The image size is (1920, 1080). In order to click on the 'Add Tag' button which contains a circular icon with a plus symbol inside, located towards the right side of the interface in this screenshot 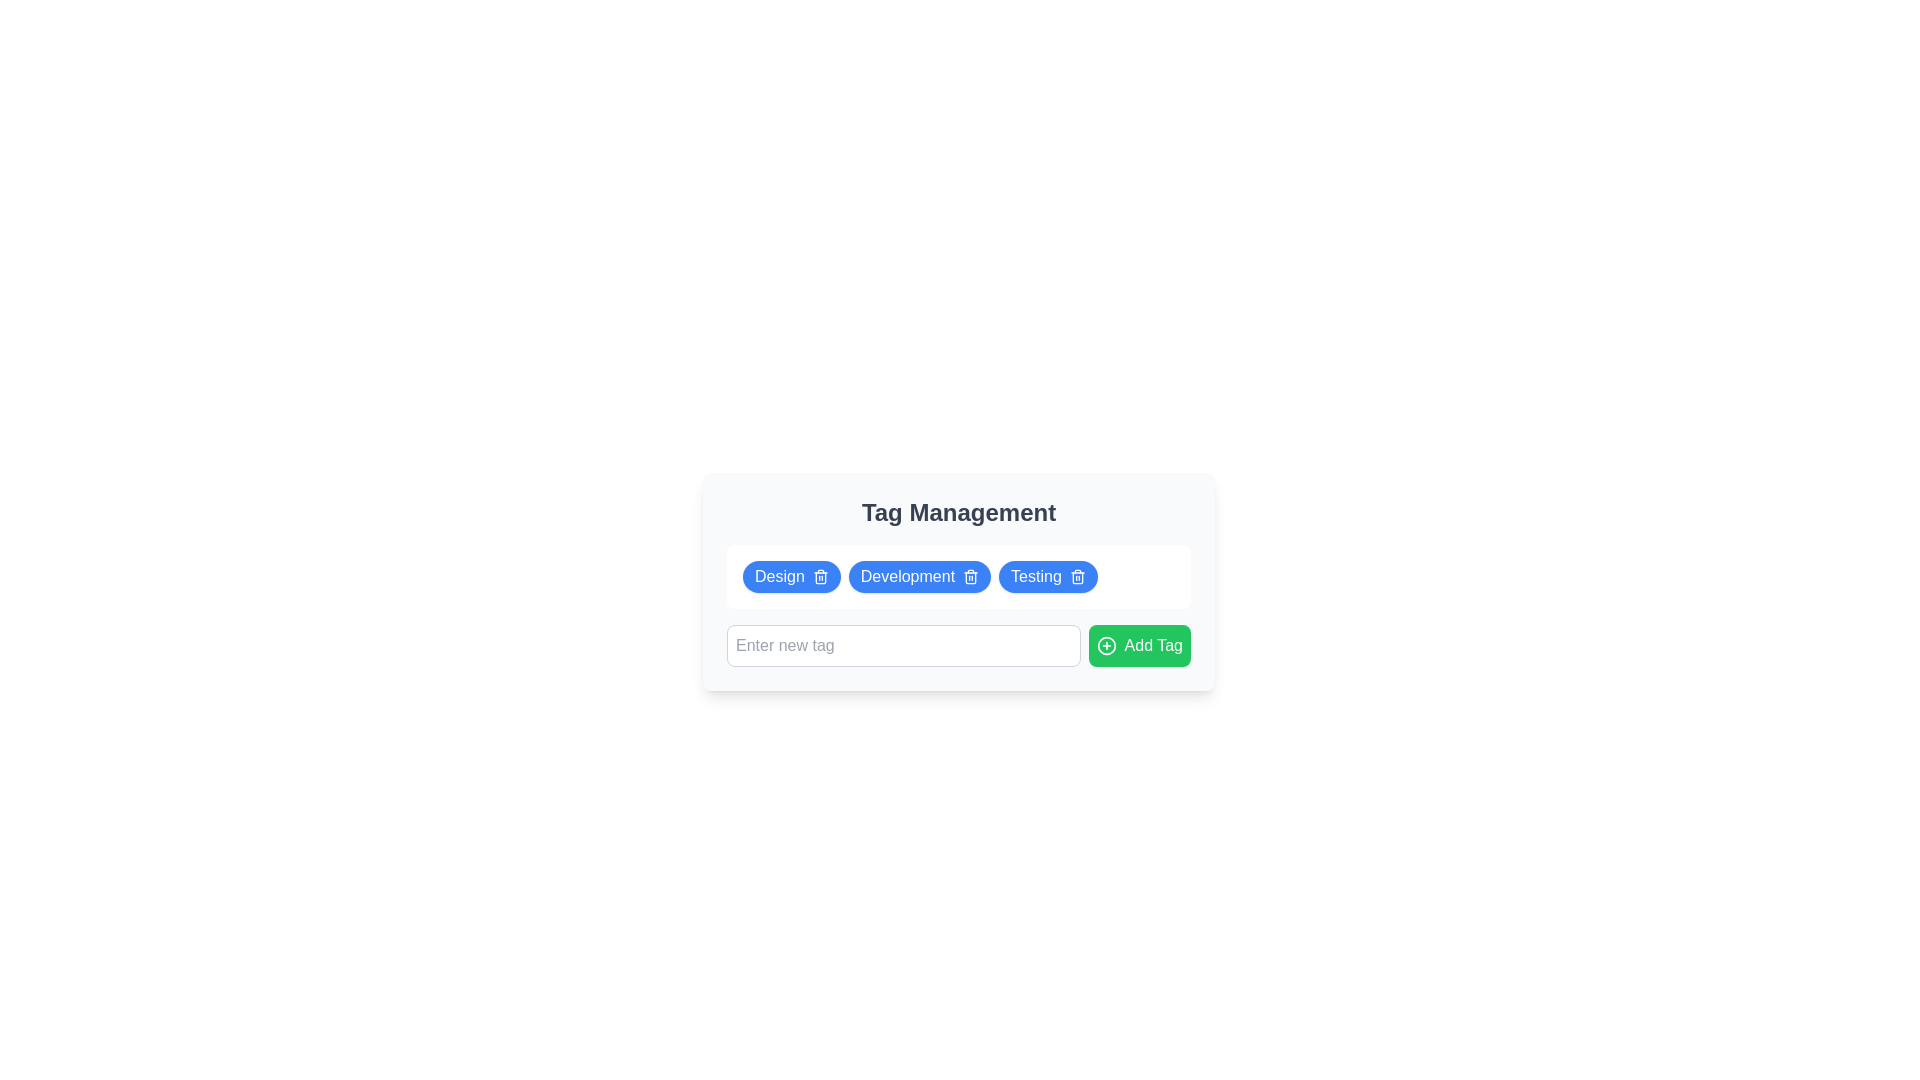, I will do `click(1105, 645)`.